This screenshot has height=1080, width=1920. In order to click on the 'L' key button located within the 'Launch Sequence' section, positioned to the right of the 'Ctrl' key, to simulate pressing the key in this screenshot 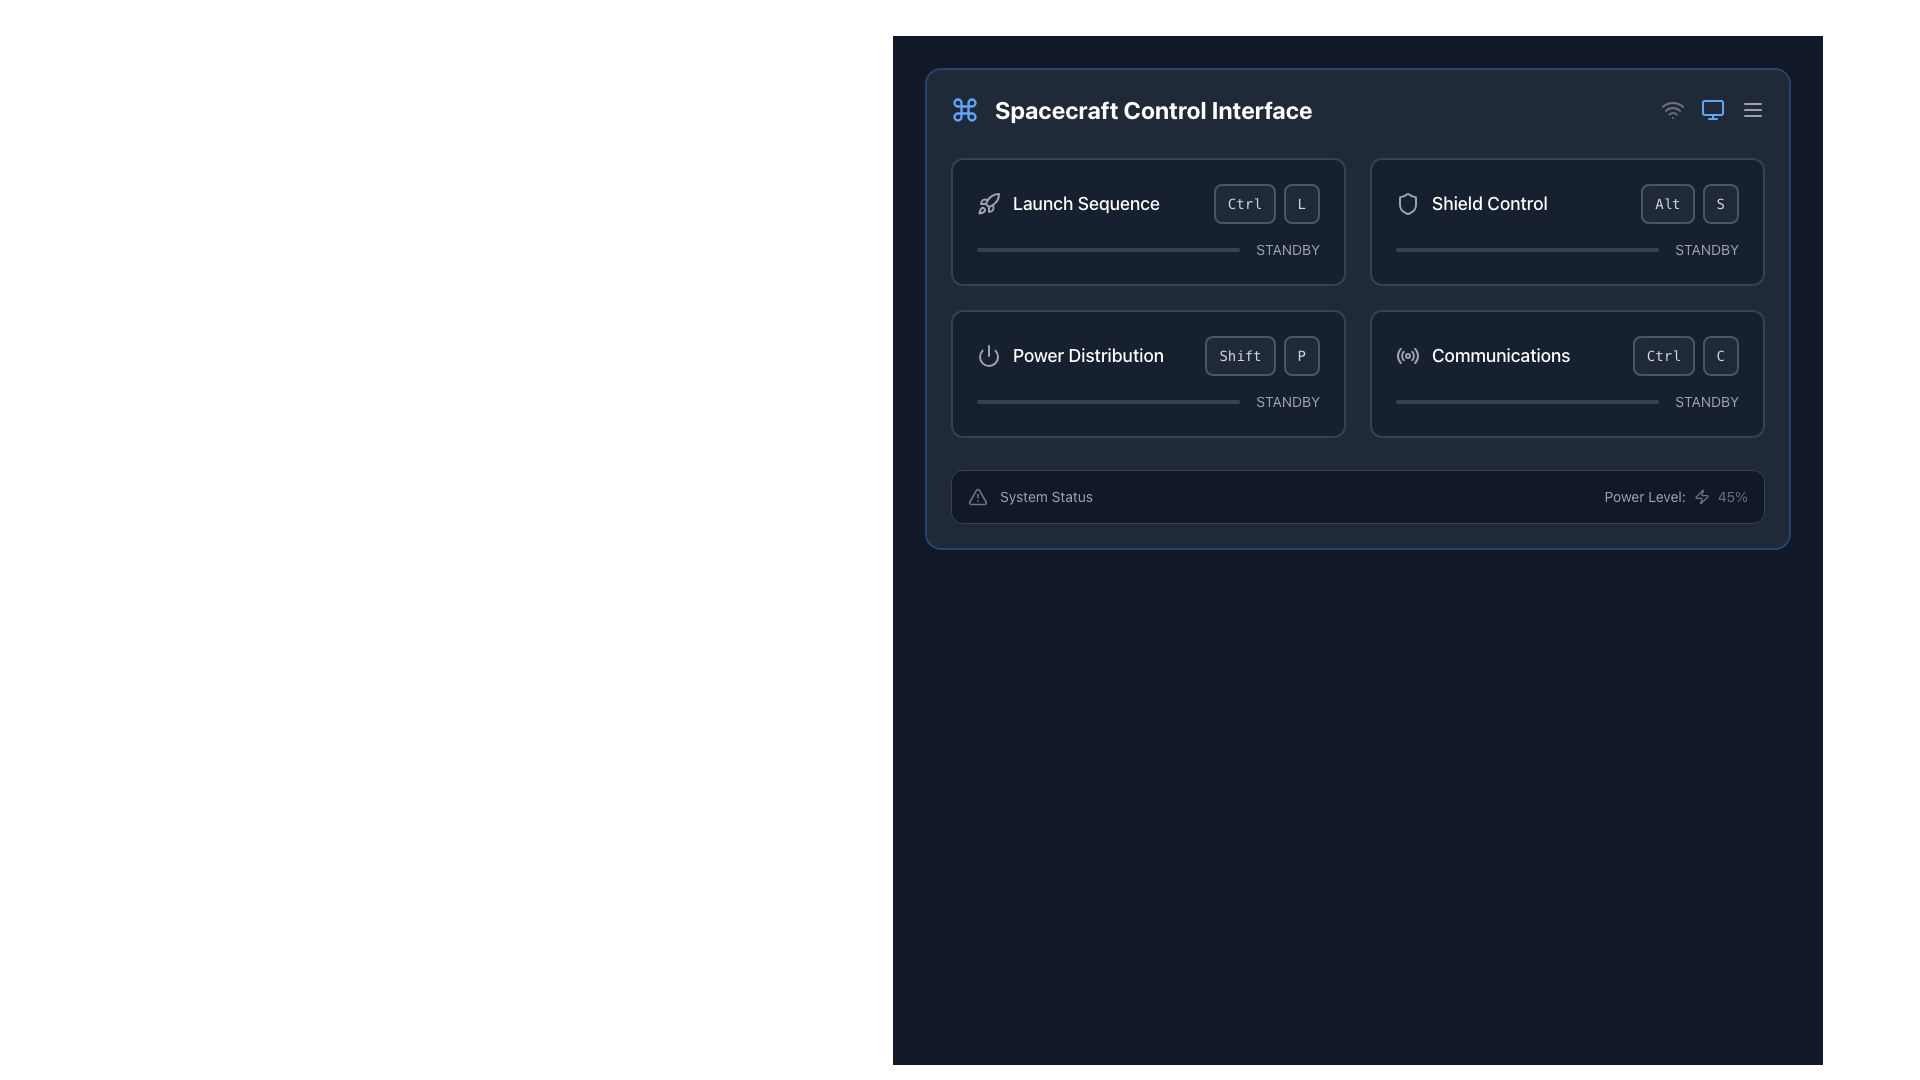, I will do `click(1301, 204)`.